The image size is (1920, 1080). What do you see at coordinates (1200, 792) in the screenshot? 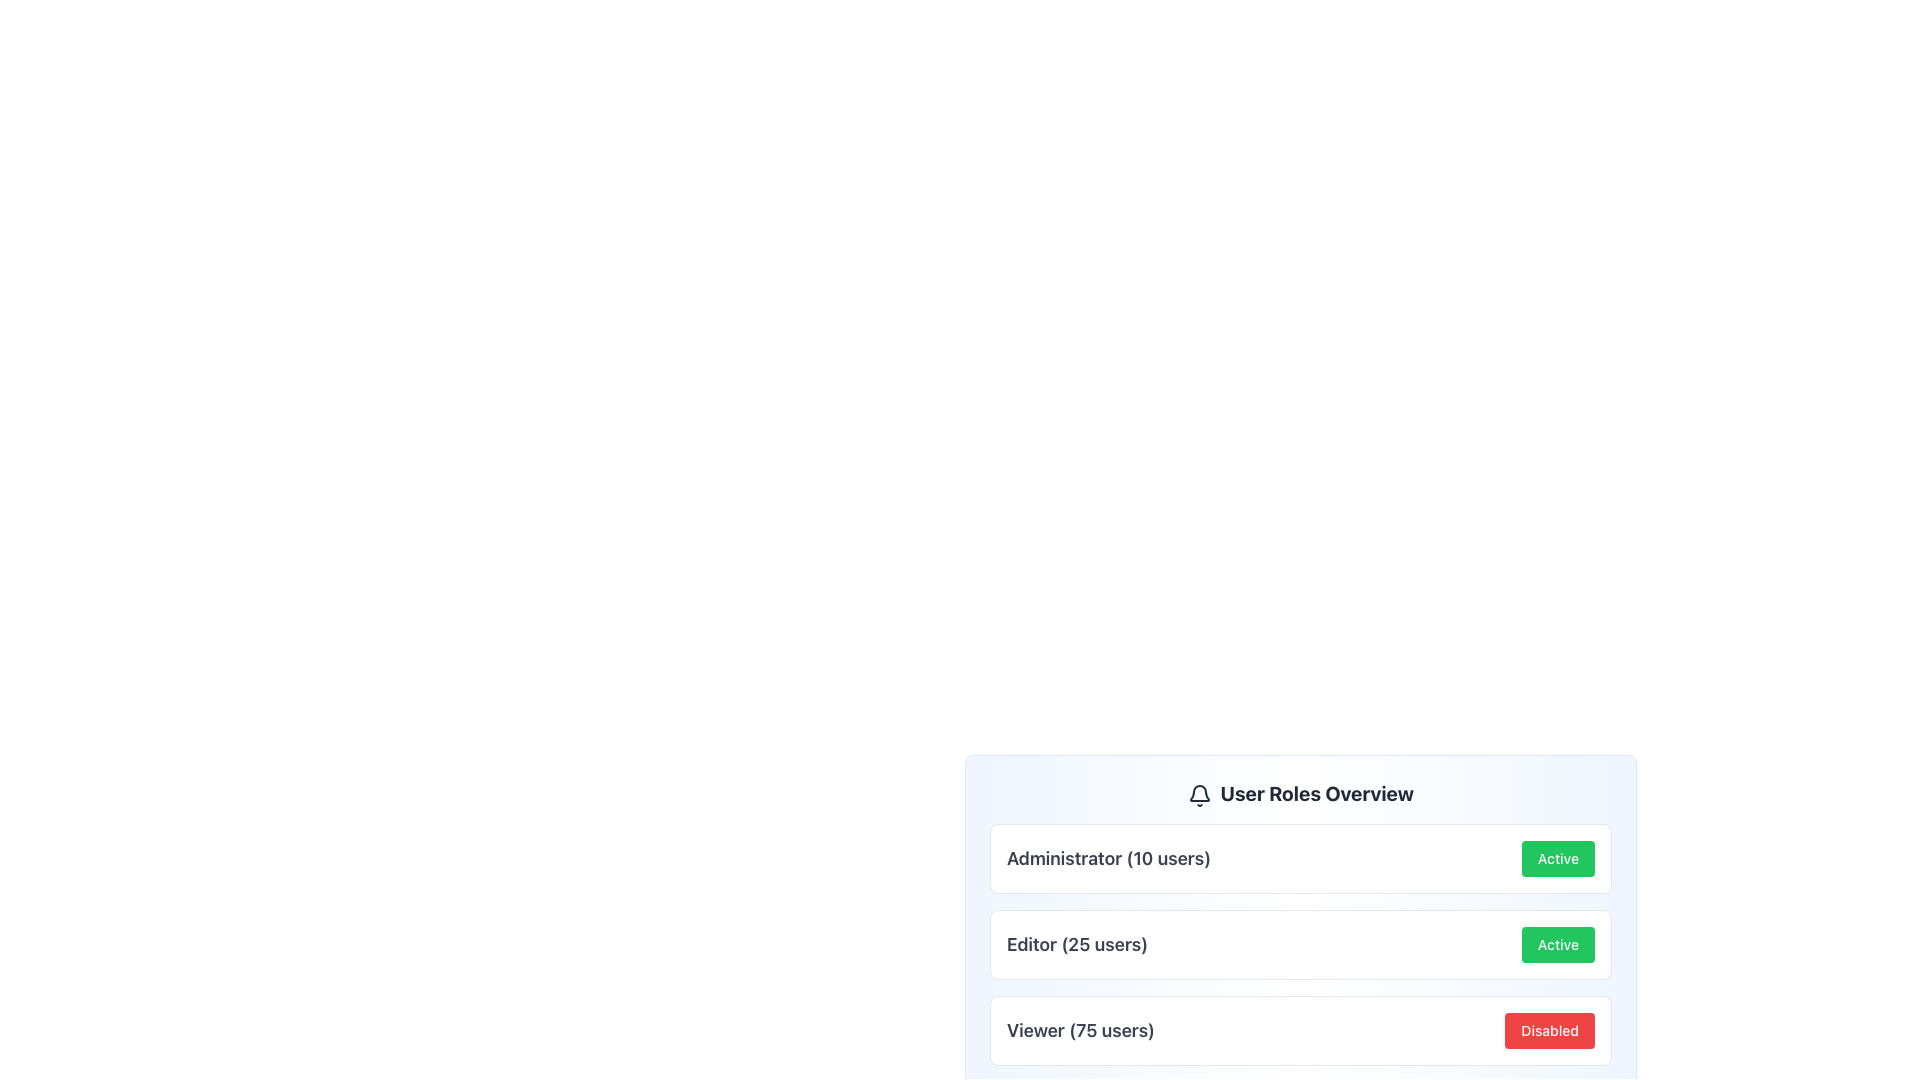
I see `the bell icon representing notifications, located in the header of the 'User Roles Overview' section` at bounding box center [1200, 792].